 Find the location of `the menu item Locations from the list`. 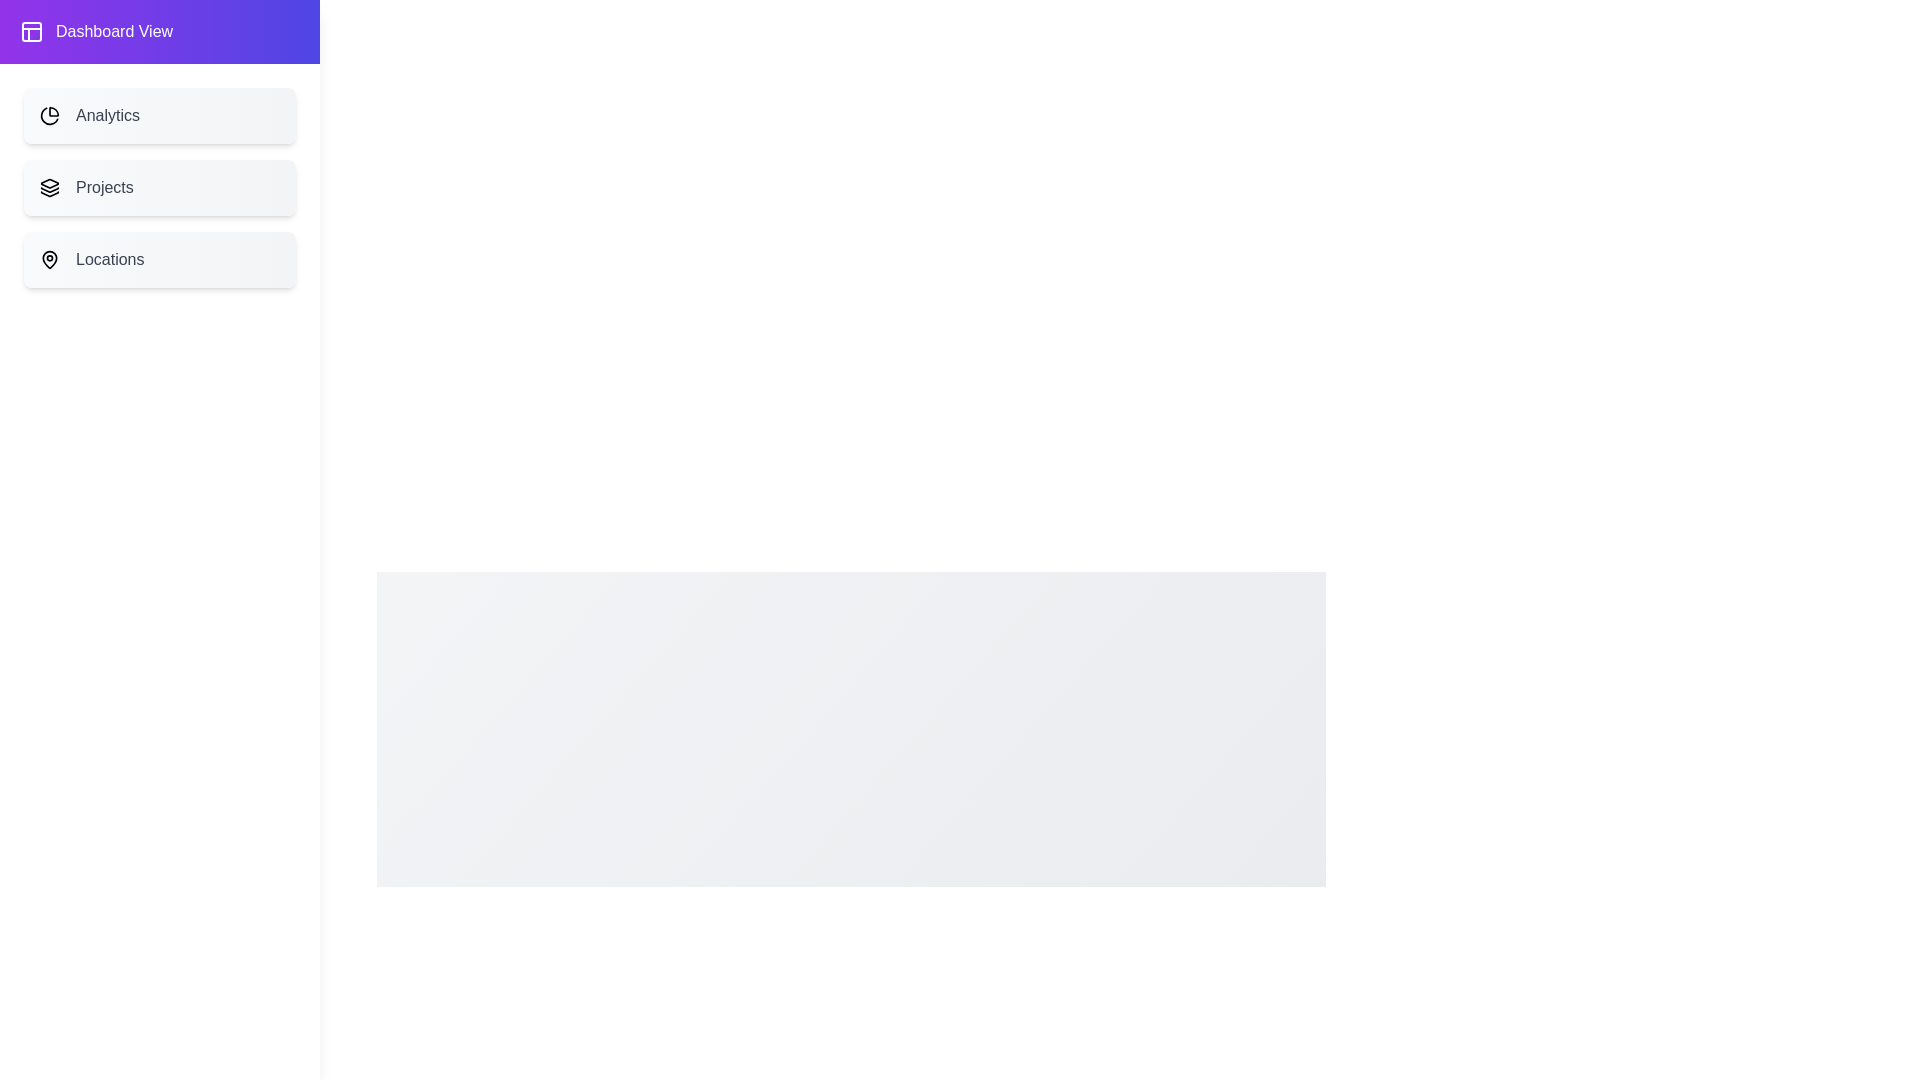

the menu item Locations from the list is located at coordinates (158, 258).